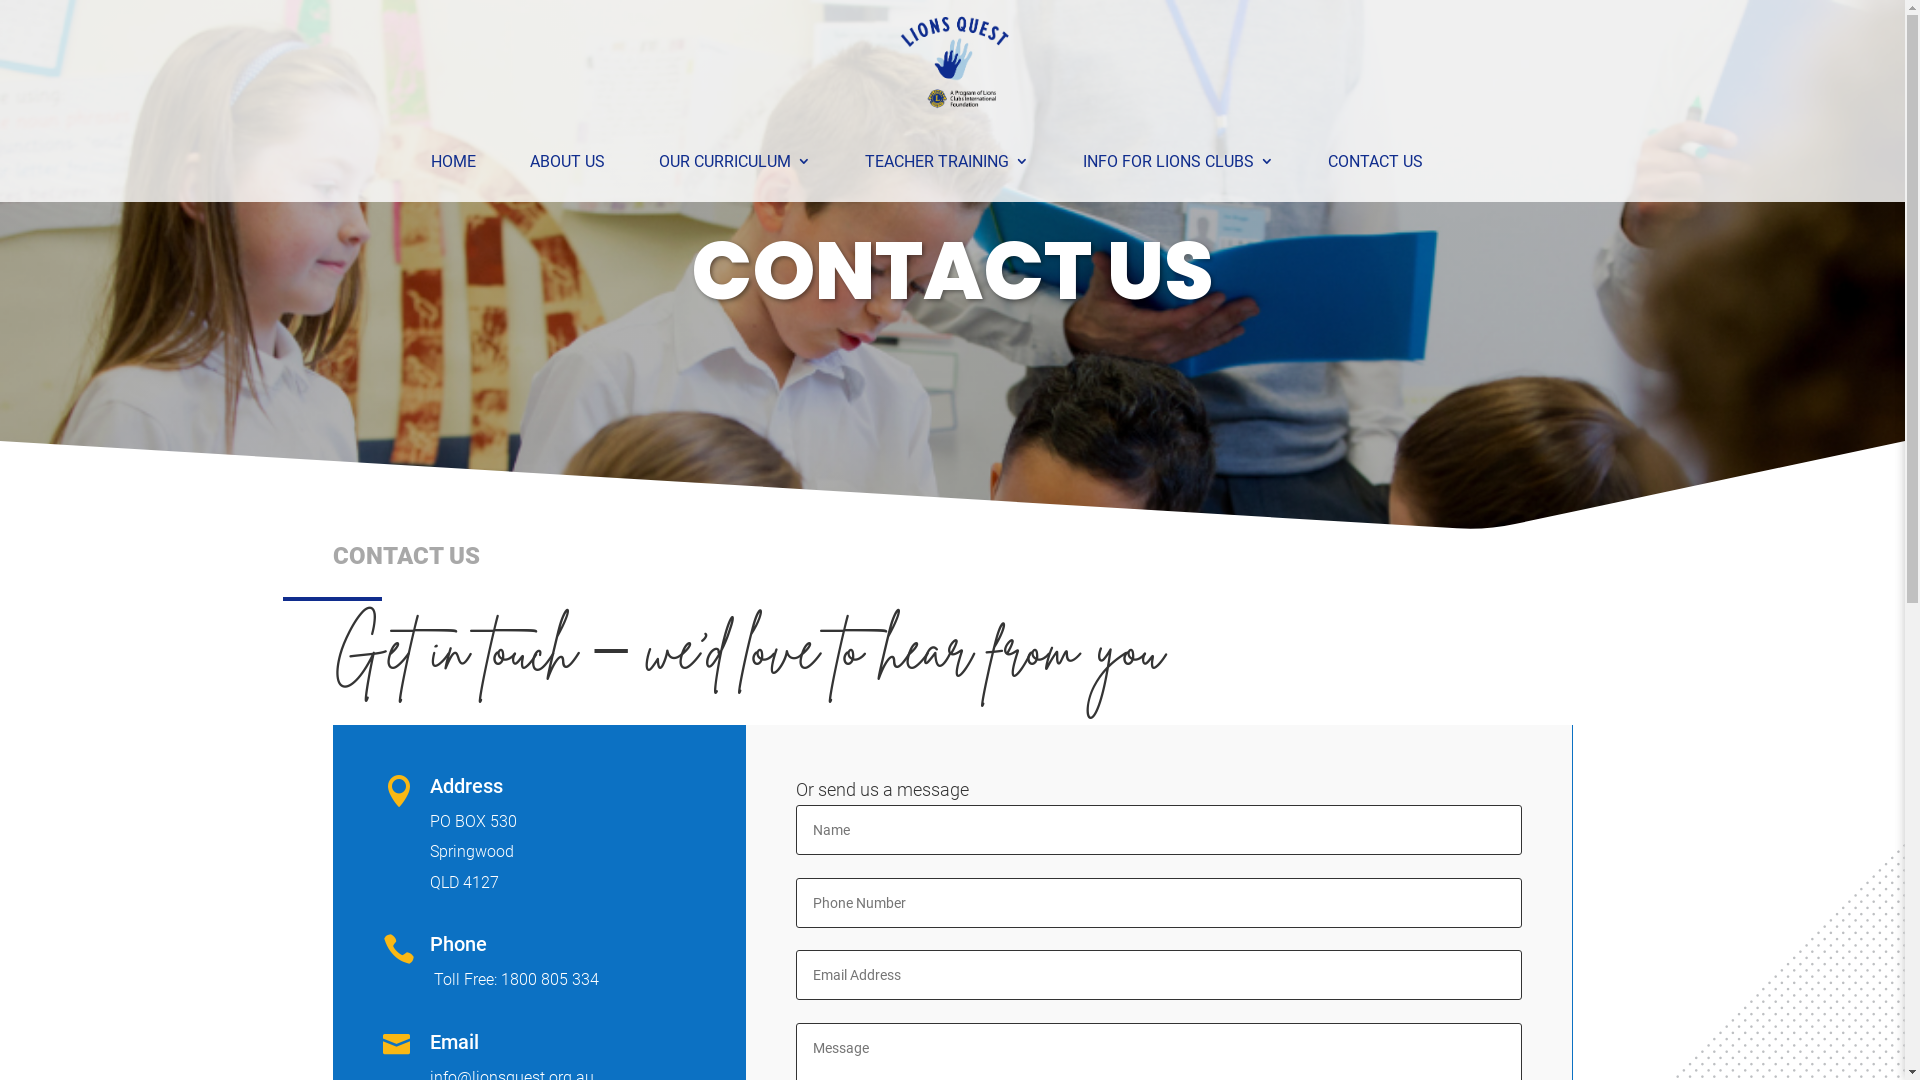 The height and width of the screenshot is (1080, 1920). What do you see at coordinates (733, 161) in the screenshot?
I see `'OUR CURRICULUM'` at bounding box center [733, 161].